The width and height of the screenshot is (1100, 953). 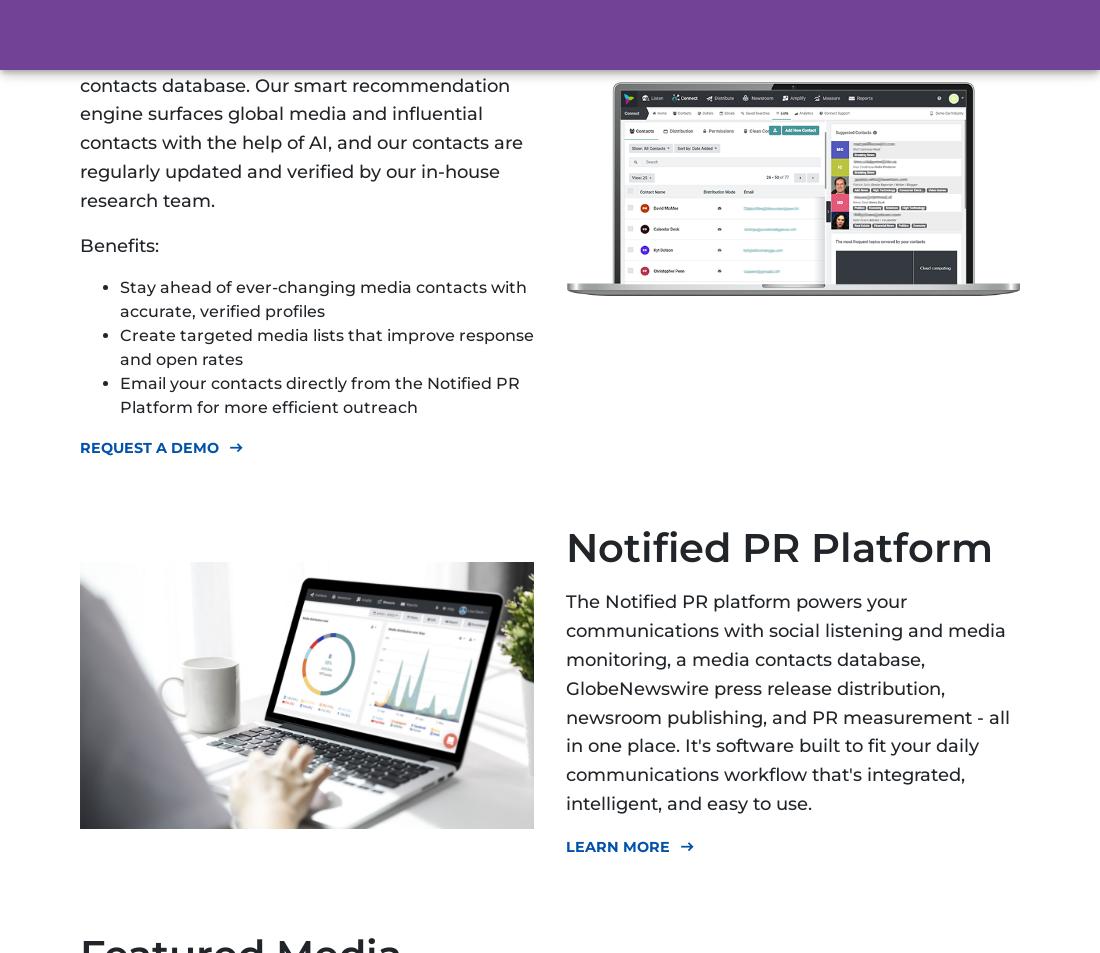 I want to click on 'Discover relevant journalists using our media contacts database. Our smart recommendation engine surfaces global media and influential contacts with the help of AI, and our contacts are regularly updated and verified by our in-house research team.', so click(x=300, y=126).